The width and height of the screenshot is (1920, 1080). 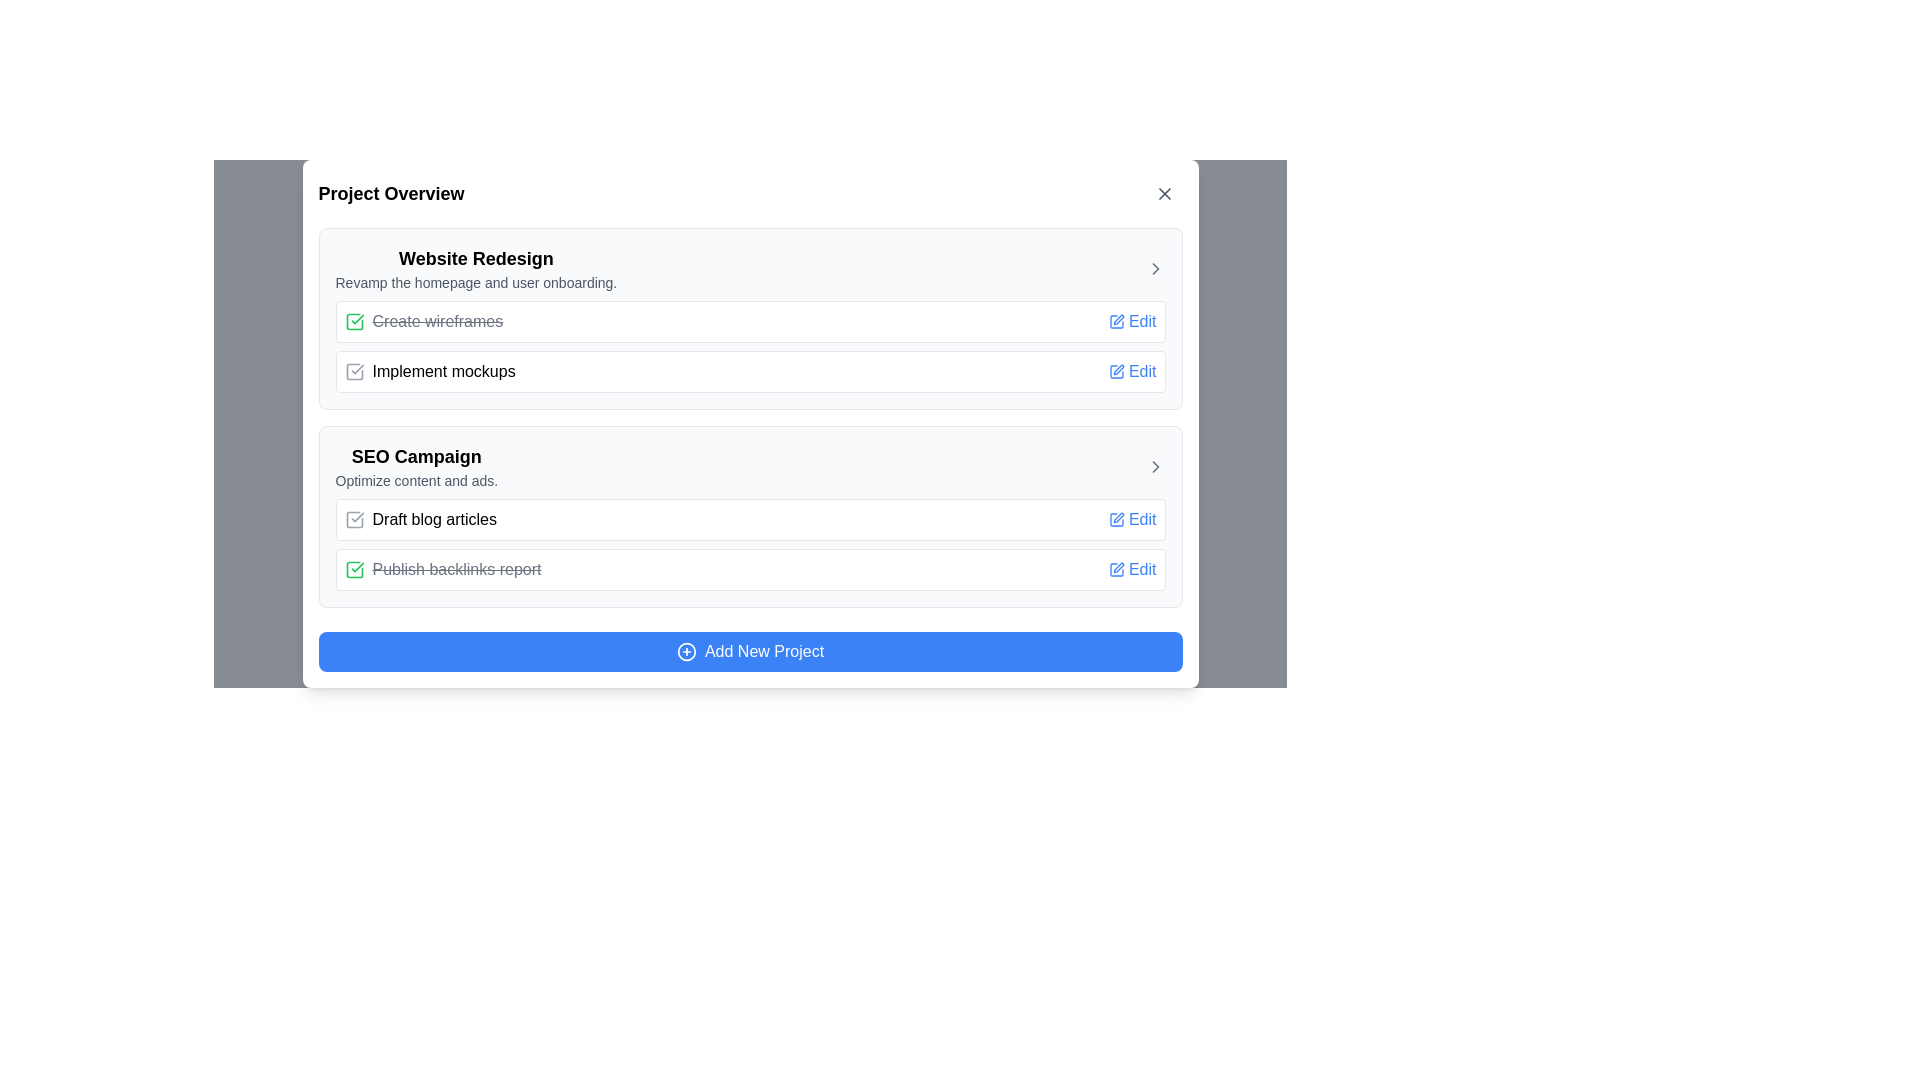 I want to click on the close button located at the top-right corner of the 'Project Overview' modal, so click(x=1164, y=193).